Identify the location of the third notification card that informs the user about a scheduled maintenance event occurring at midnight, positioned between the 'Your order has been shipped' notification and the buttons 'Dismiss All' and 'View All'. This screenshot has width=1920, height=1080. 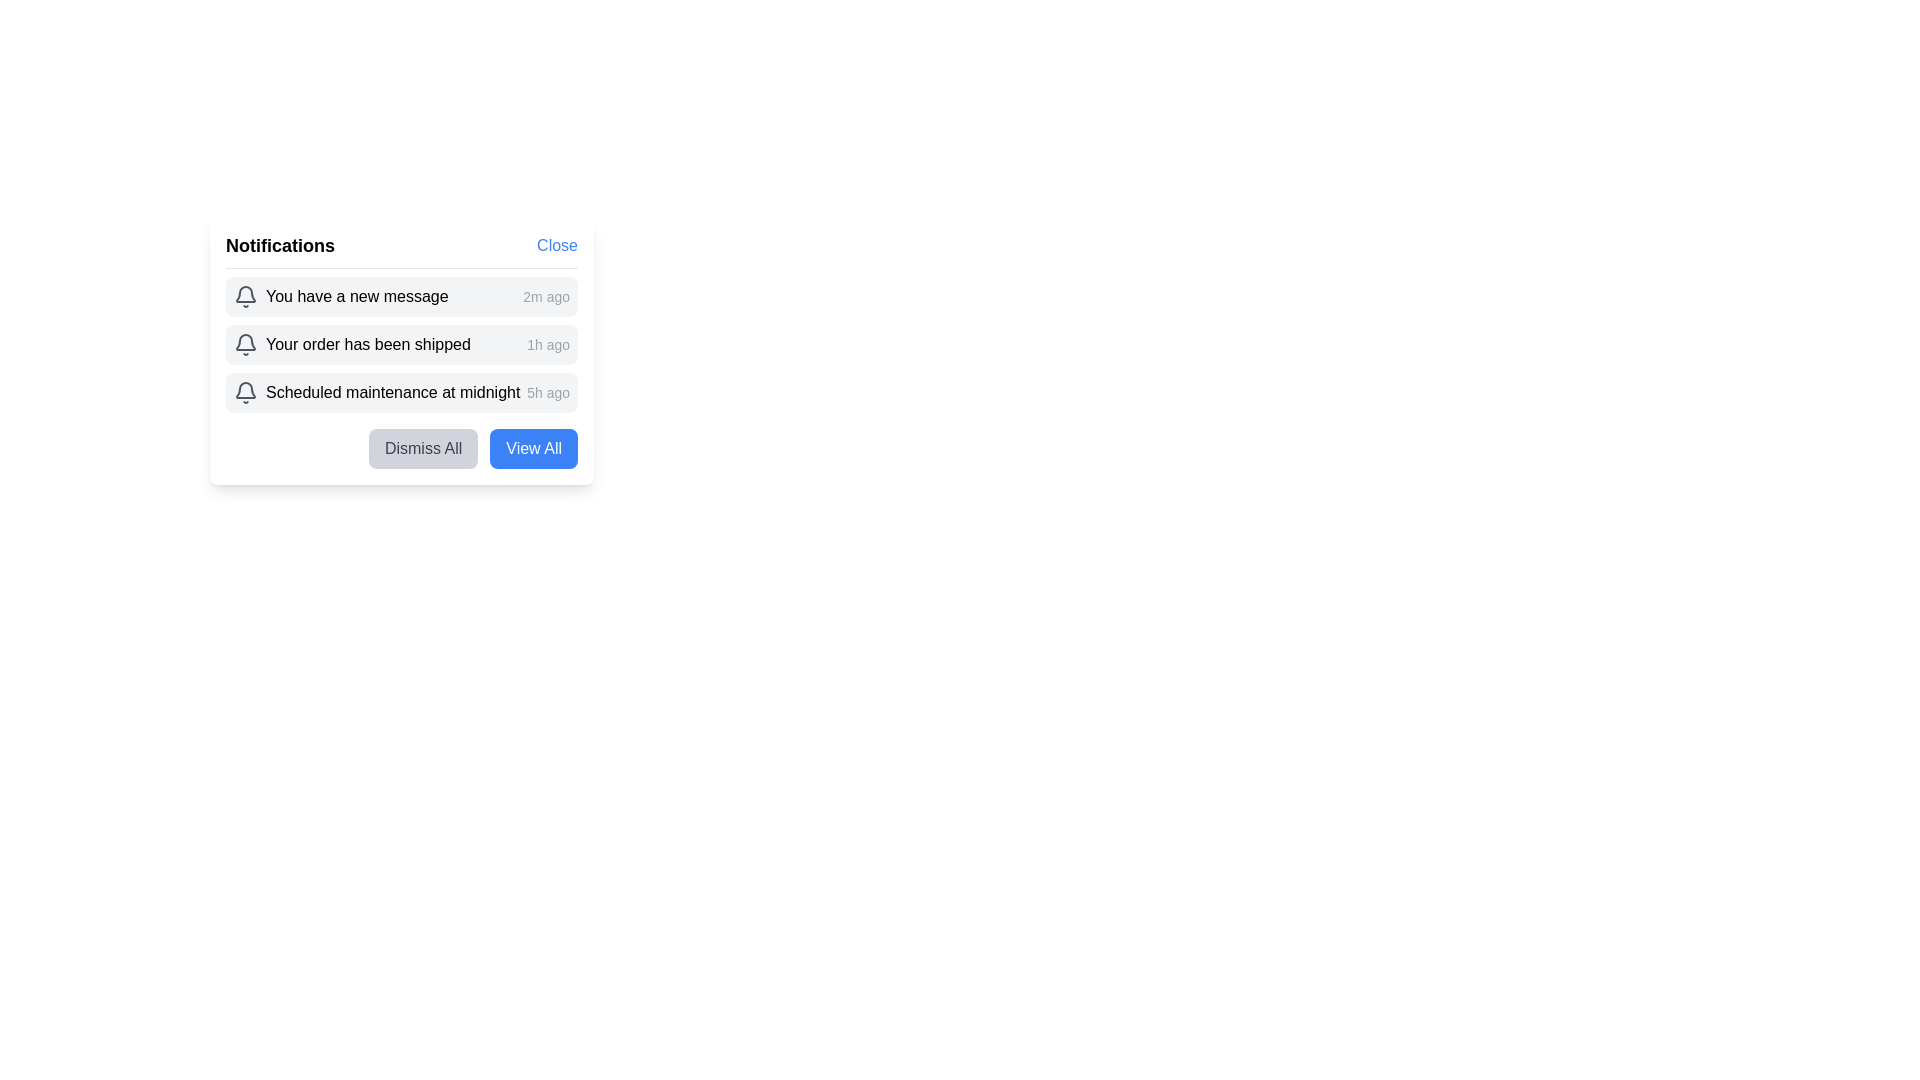
(401, 393).